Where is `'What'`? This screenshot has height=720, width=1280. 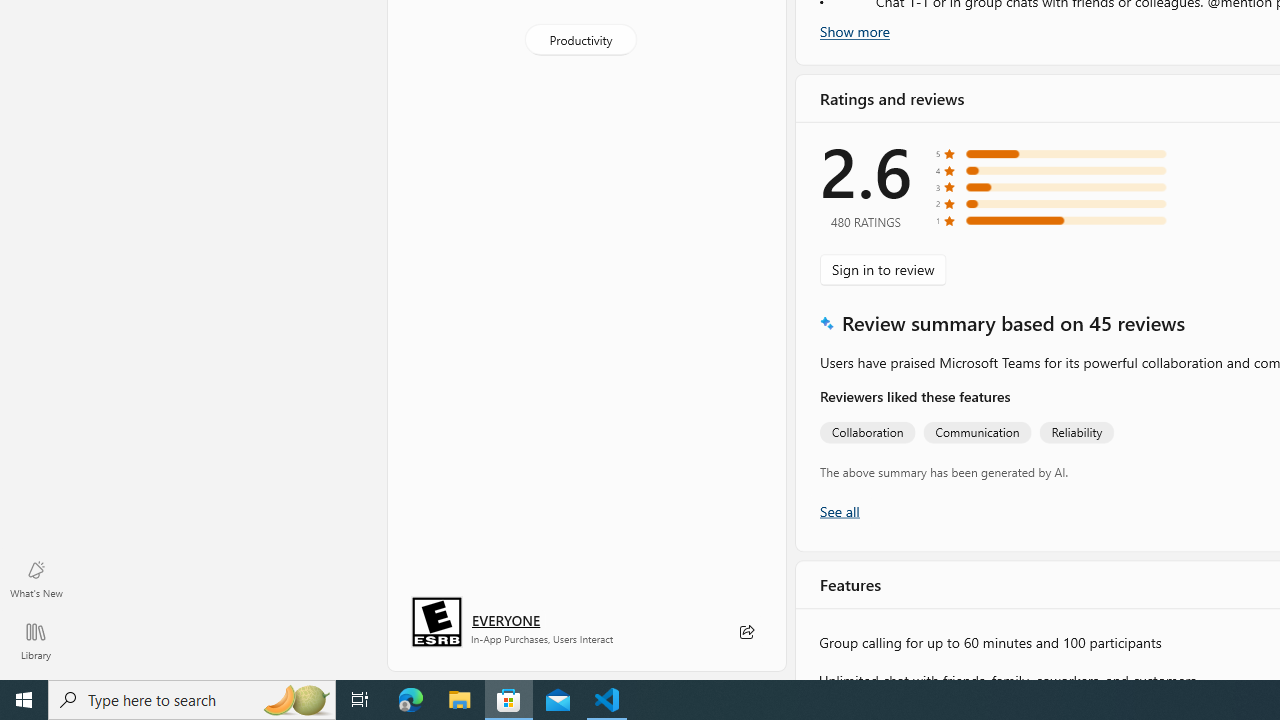
'What' is located at coordinates (35, 578).